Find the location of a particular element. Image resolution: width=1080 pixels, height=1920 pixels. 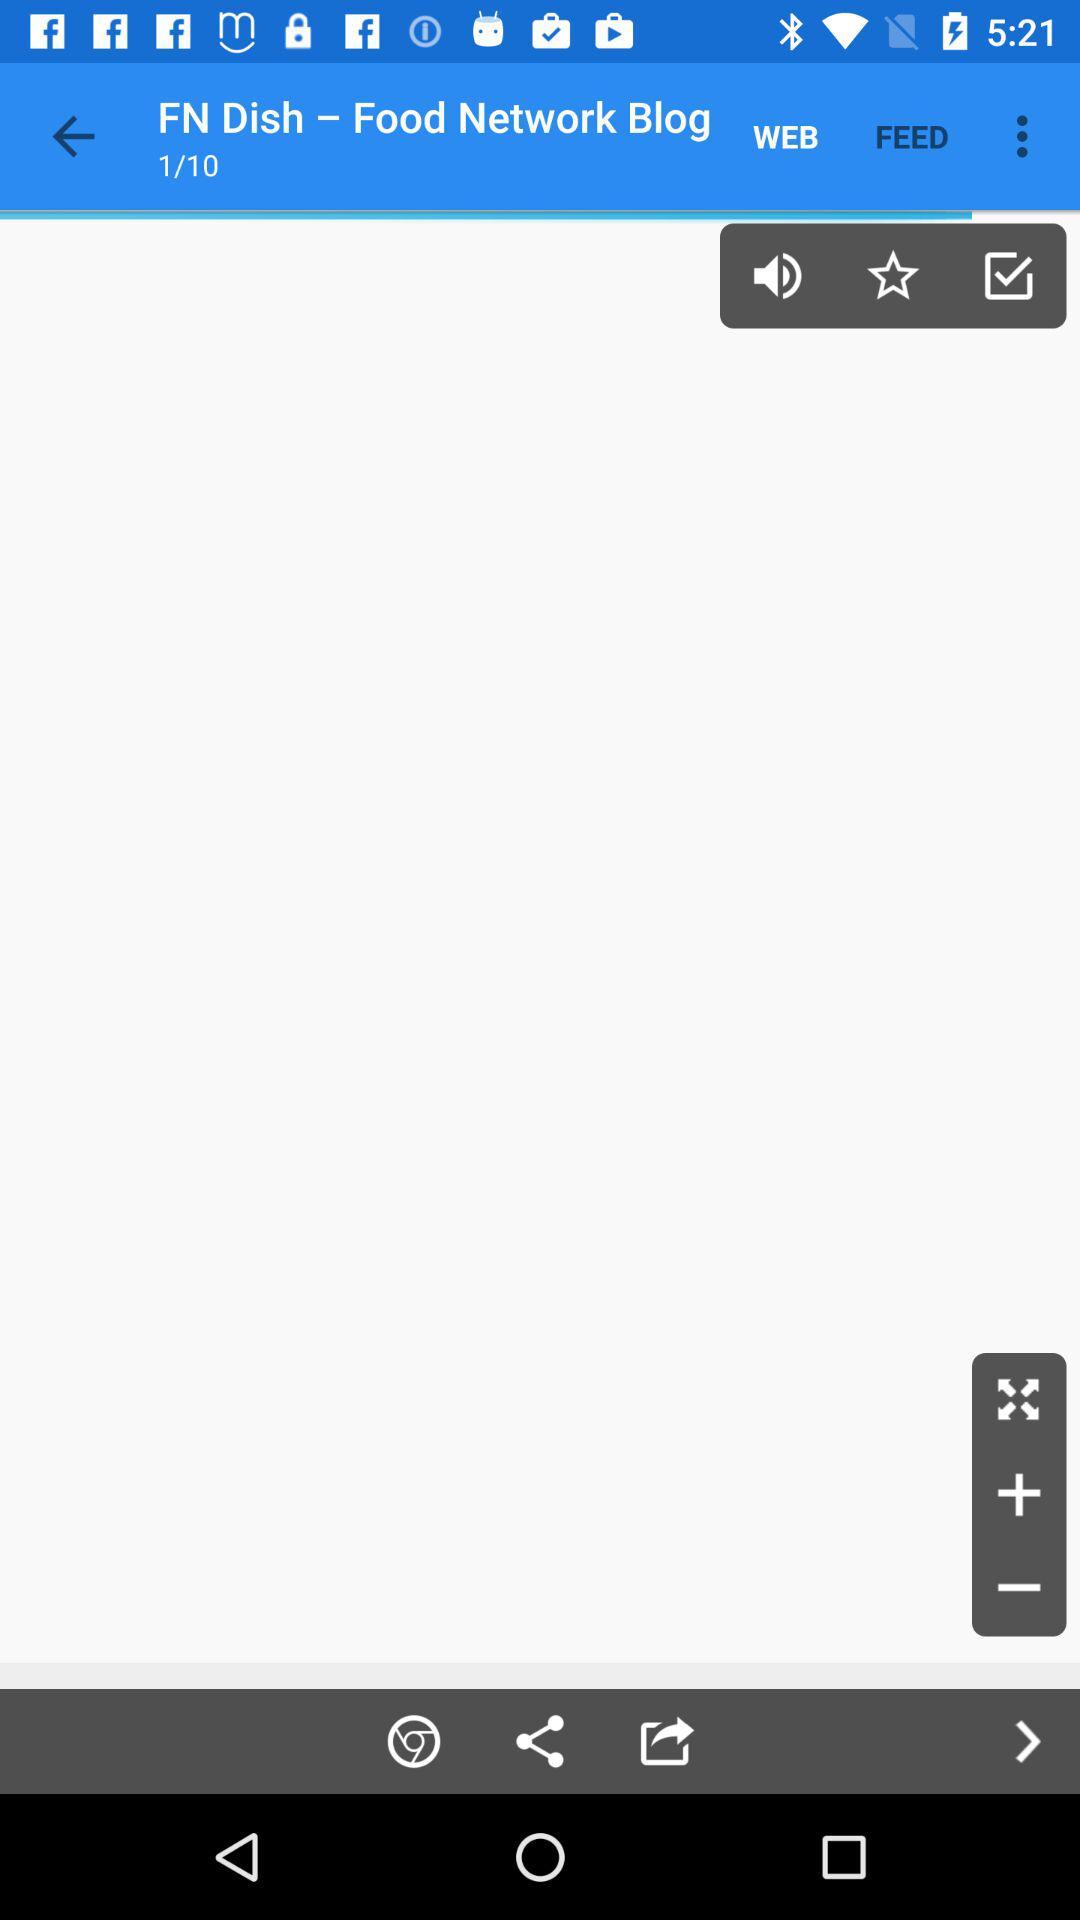

the fullscreen icon is located at coordinates (1019, 1399).